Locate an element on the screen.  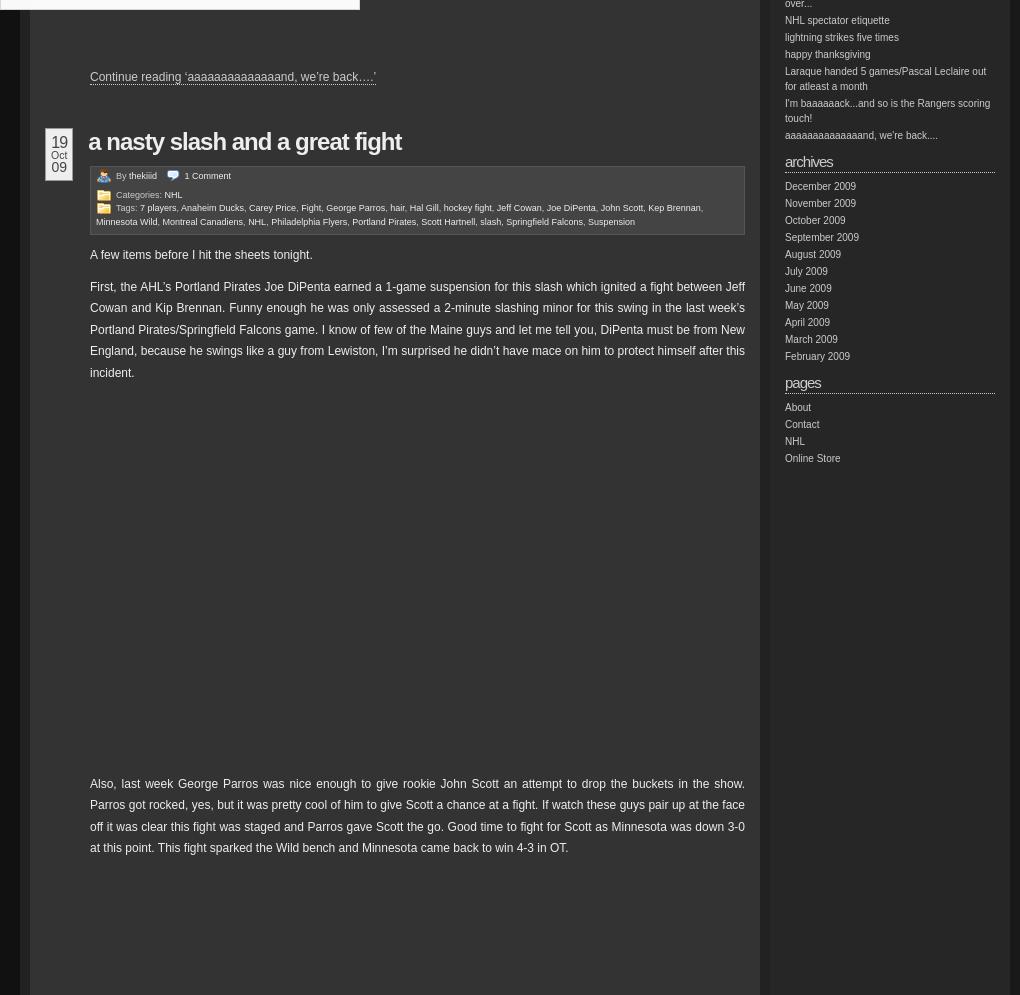
'09' is located at coordinates (58, 166).